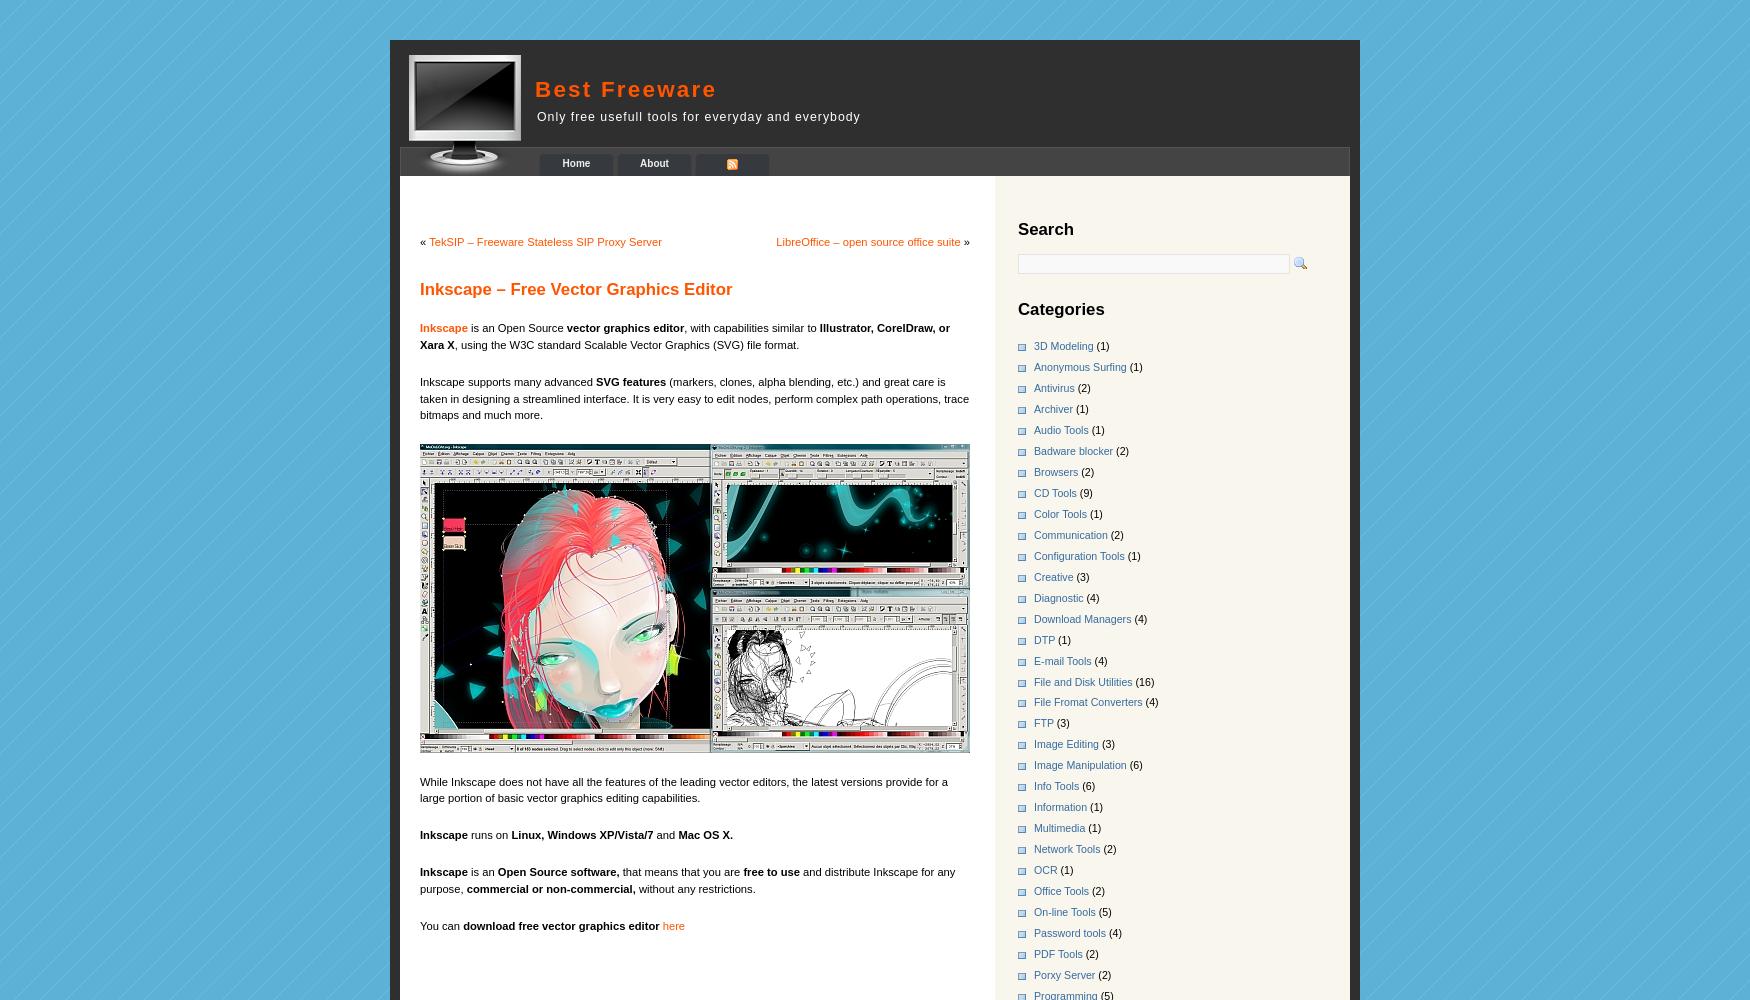 This screenshot has height=1000, width=1750. I want to click on 'On-line Tools', so click(1064, 911).